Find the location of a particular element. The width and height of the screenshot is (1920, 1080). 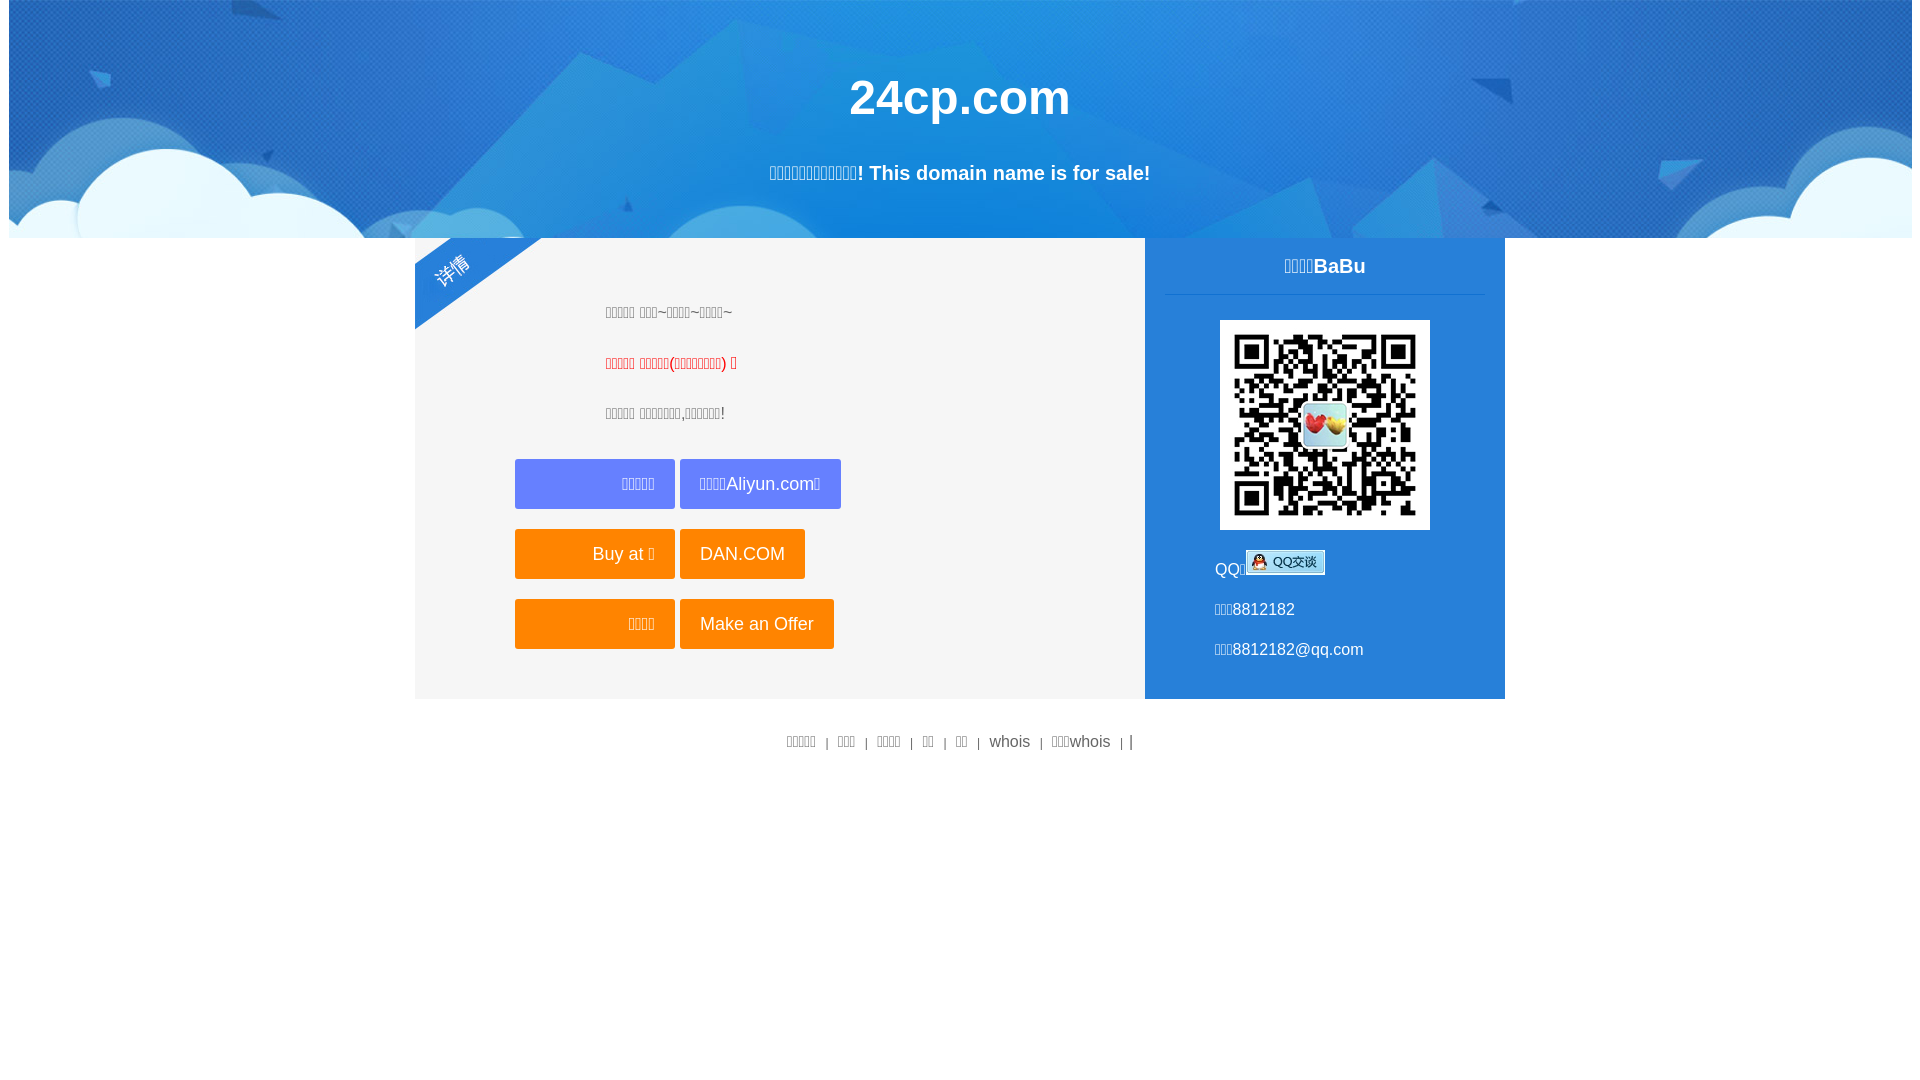

'Make an Offer' is located at coordinates (680, 623).